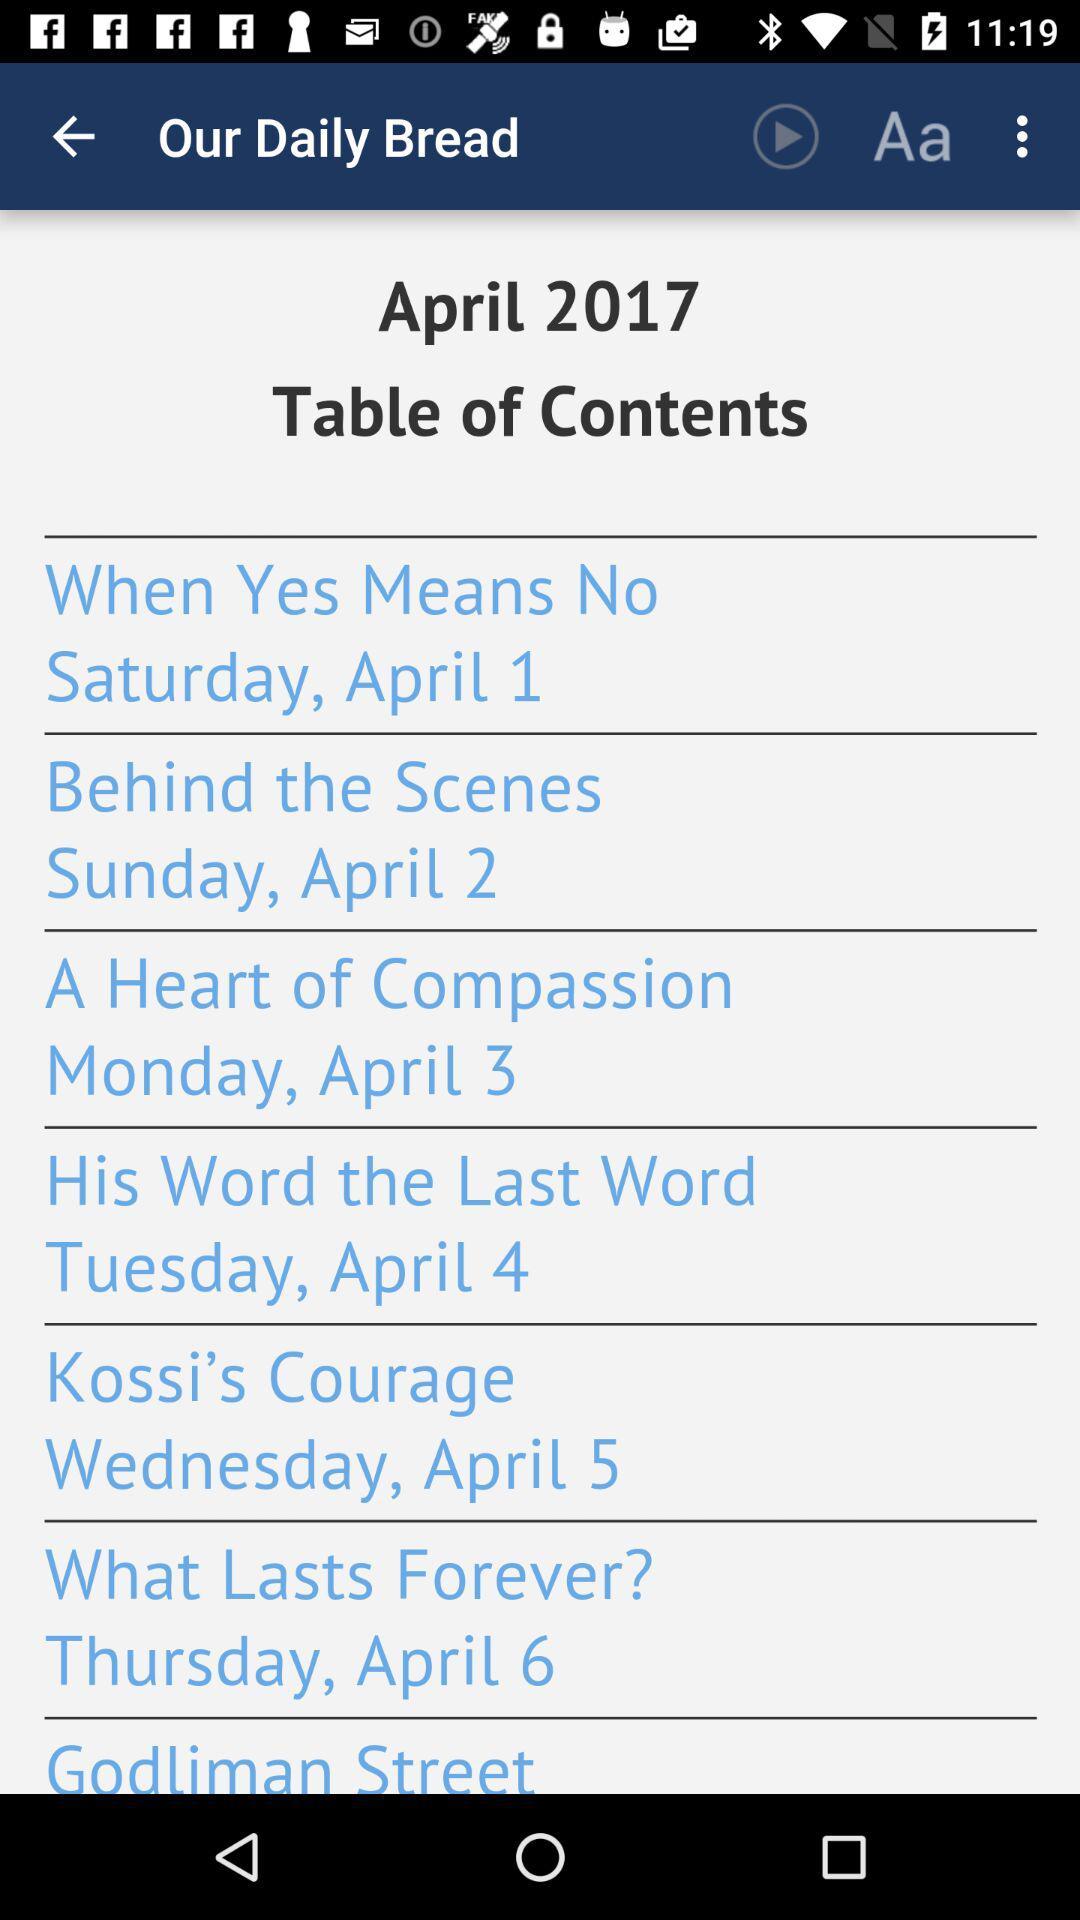 This screenshot has width=1080, height=1920. I want to click on item at the center, so click(540, 1002).